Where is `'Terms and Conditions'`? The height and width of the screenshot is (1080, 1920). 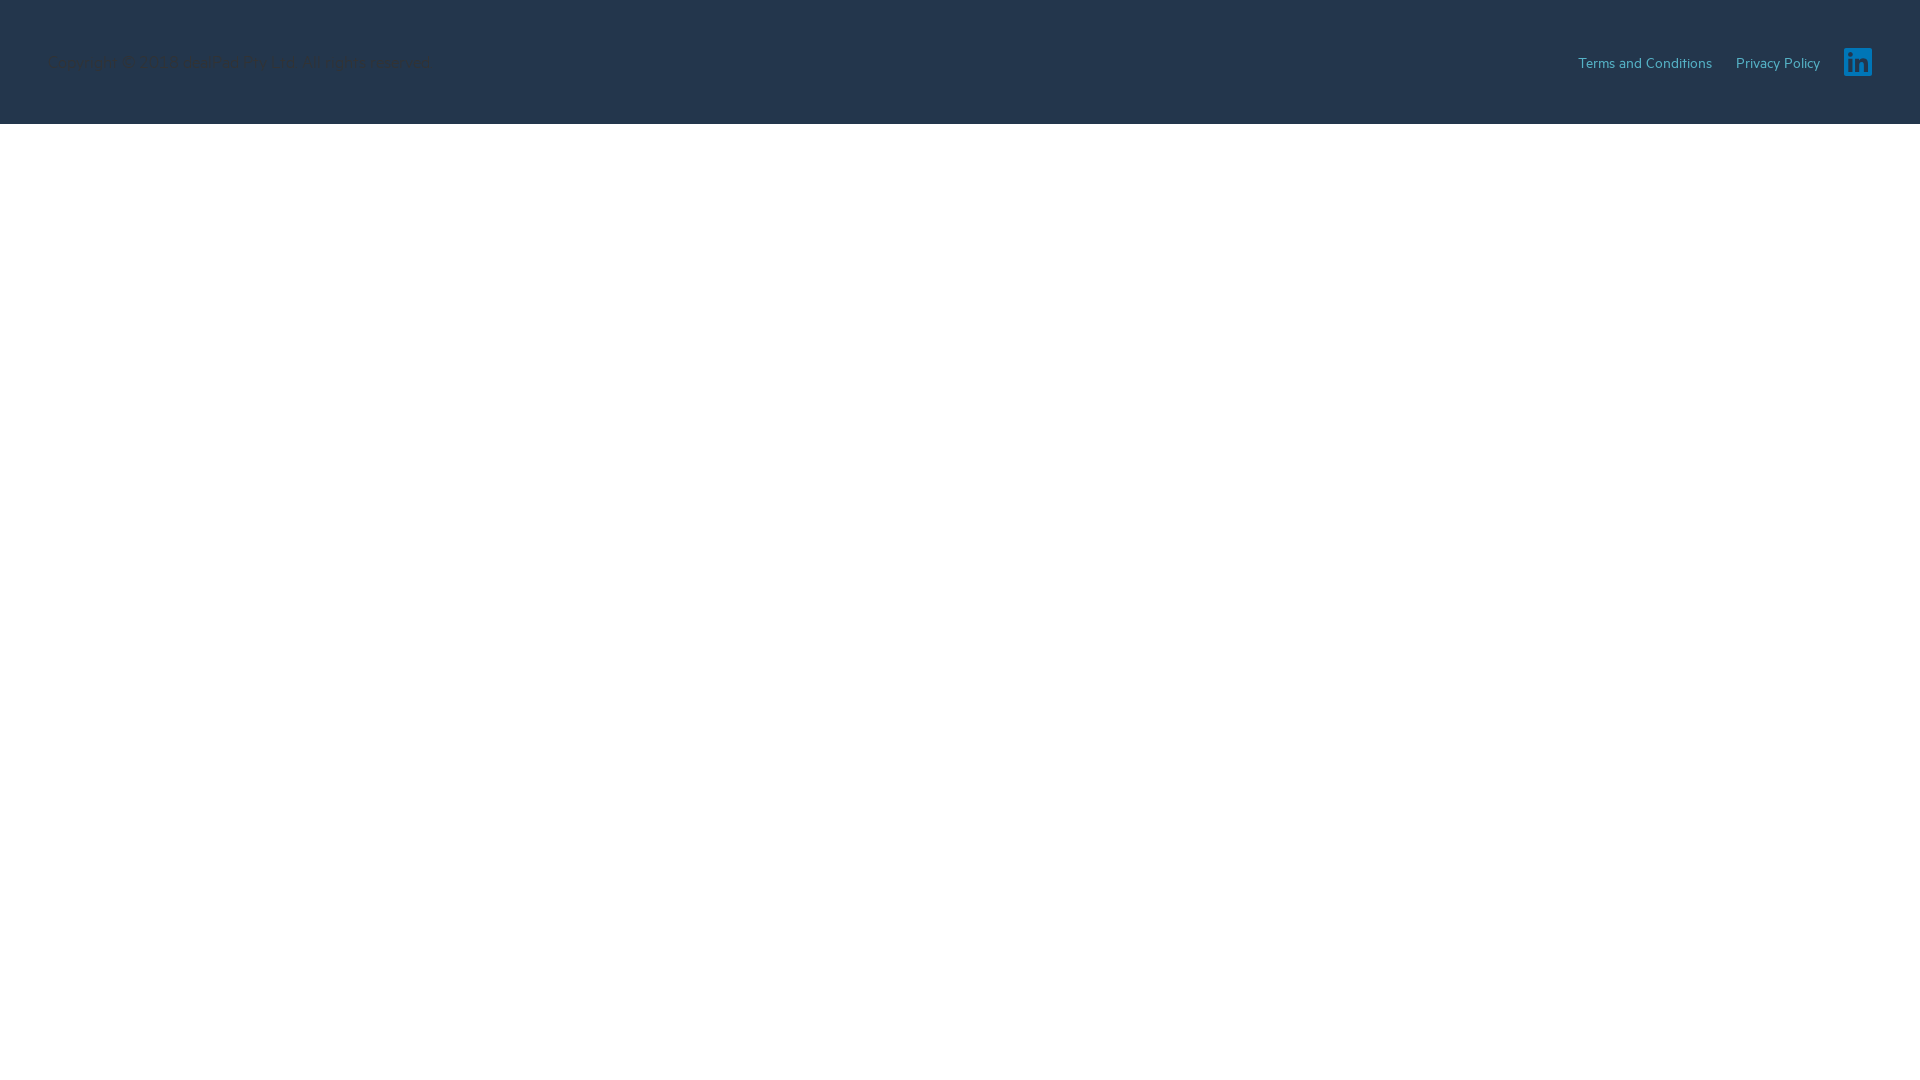
'Terms and Conditions' is located at coordinates (1645, 60).